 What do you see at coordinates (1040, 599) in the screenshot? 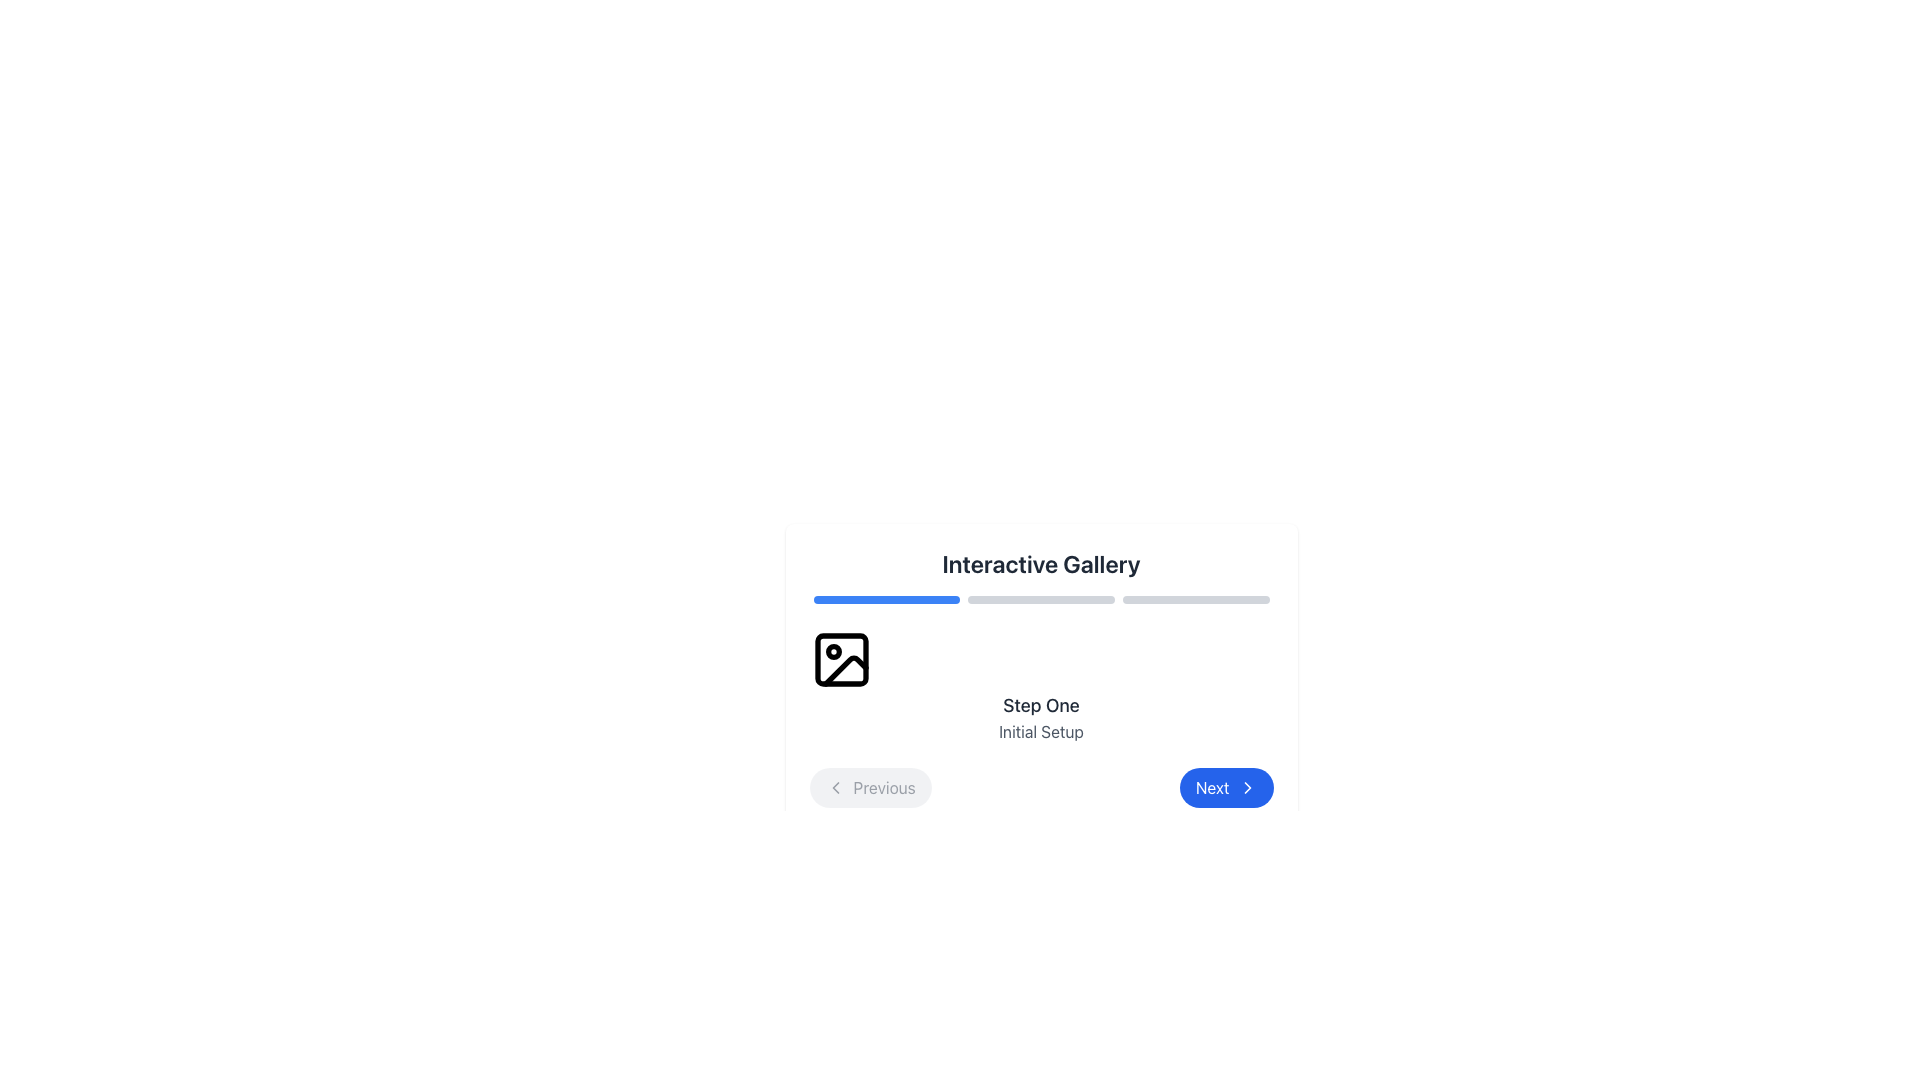
I see `the horizontal progress indicator located below the title 'Interactive Gallery' and above 'Step One' and 'Initial Setup'` at bounding box center [1040, 599].